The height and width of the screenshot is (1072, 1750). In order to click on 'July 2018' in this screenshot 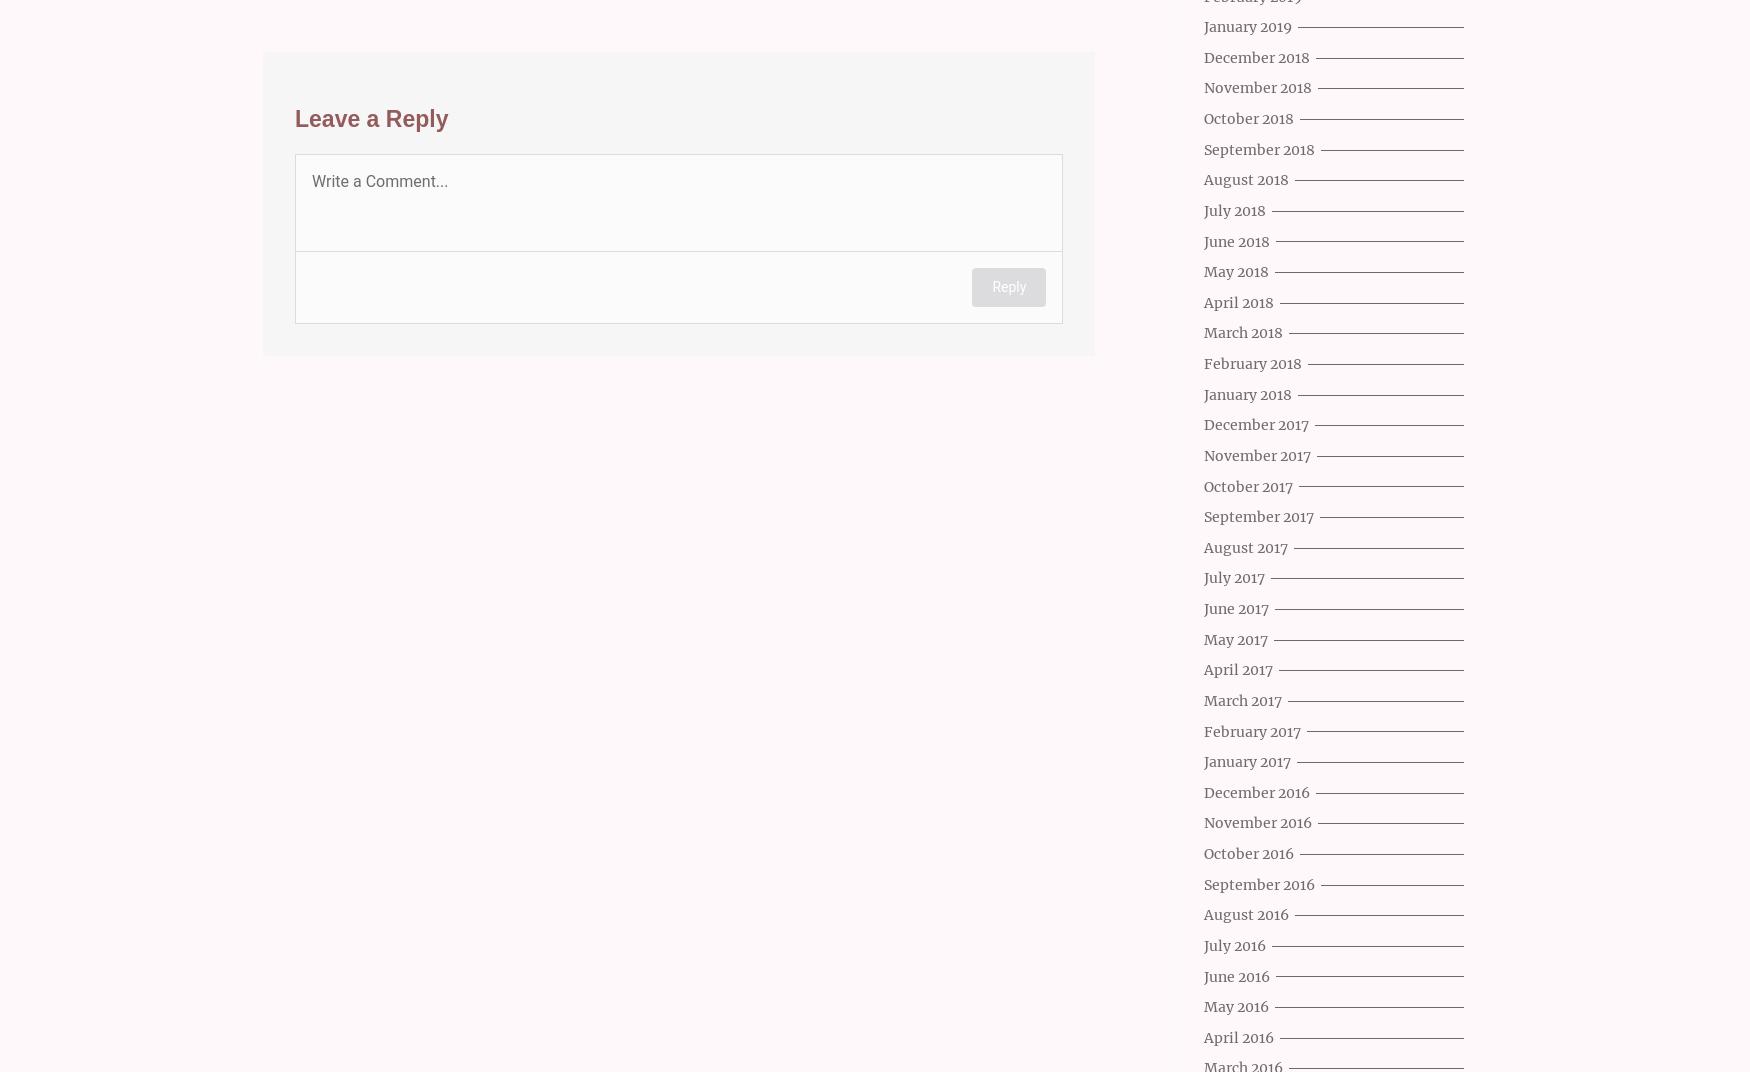, I will do `click(1234, 210)`.